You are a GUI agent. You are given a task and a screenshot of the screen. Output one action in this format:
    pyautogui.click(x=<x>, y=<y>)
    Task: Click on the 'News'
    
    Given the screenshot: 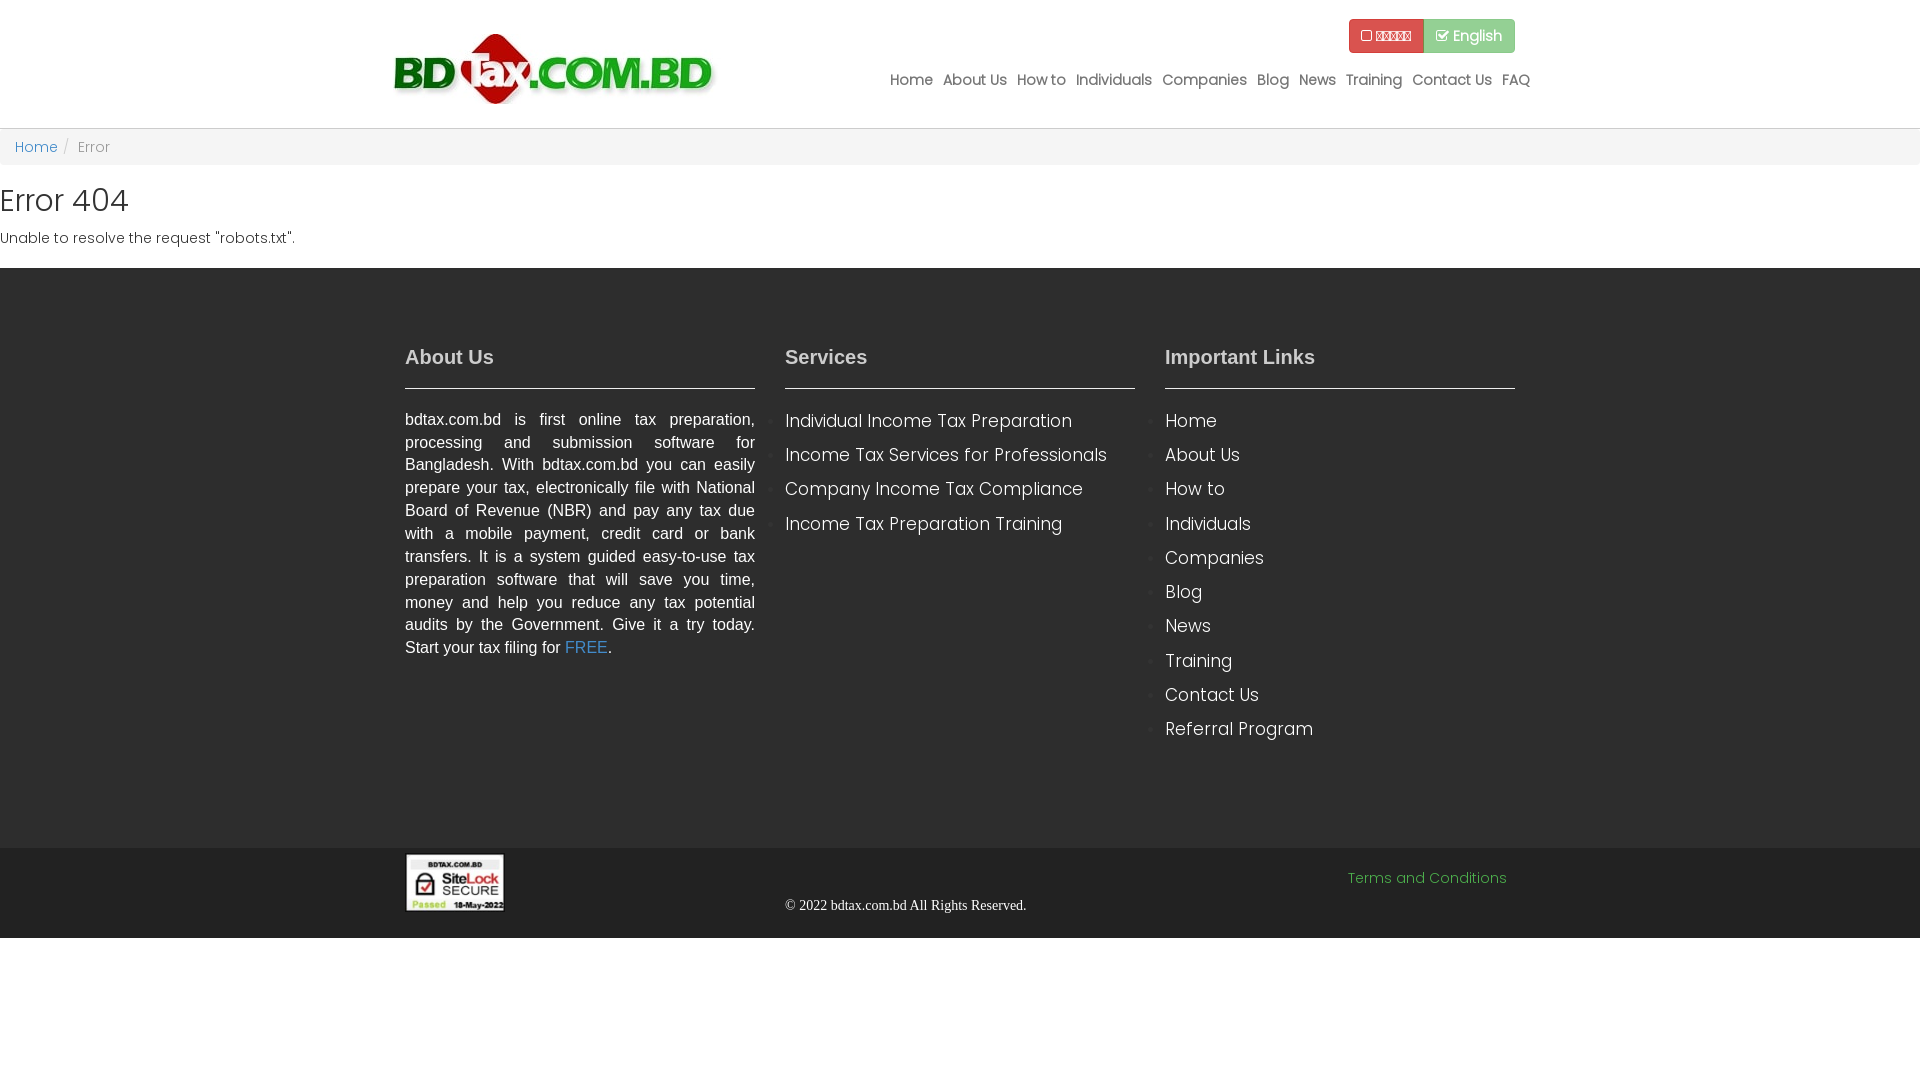 What is the action you would take?
    pyautogui.click(x=1317, y=79)
    